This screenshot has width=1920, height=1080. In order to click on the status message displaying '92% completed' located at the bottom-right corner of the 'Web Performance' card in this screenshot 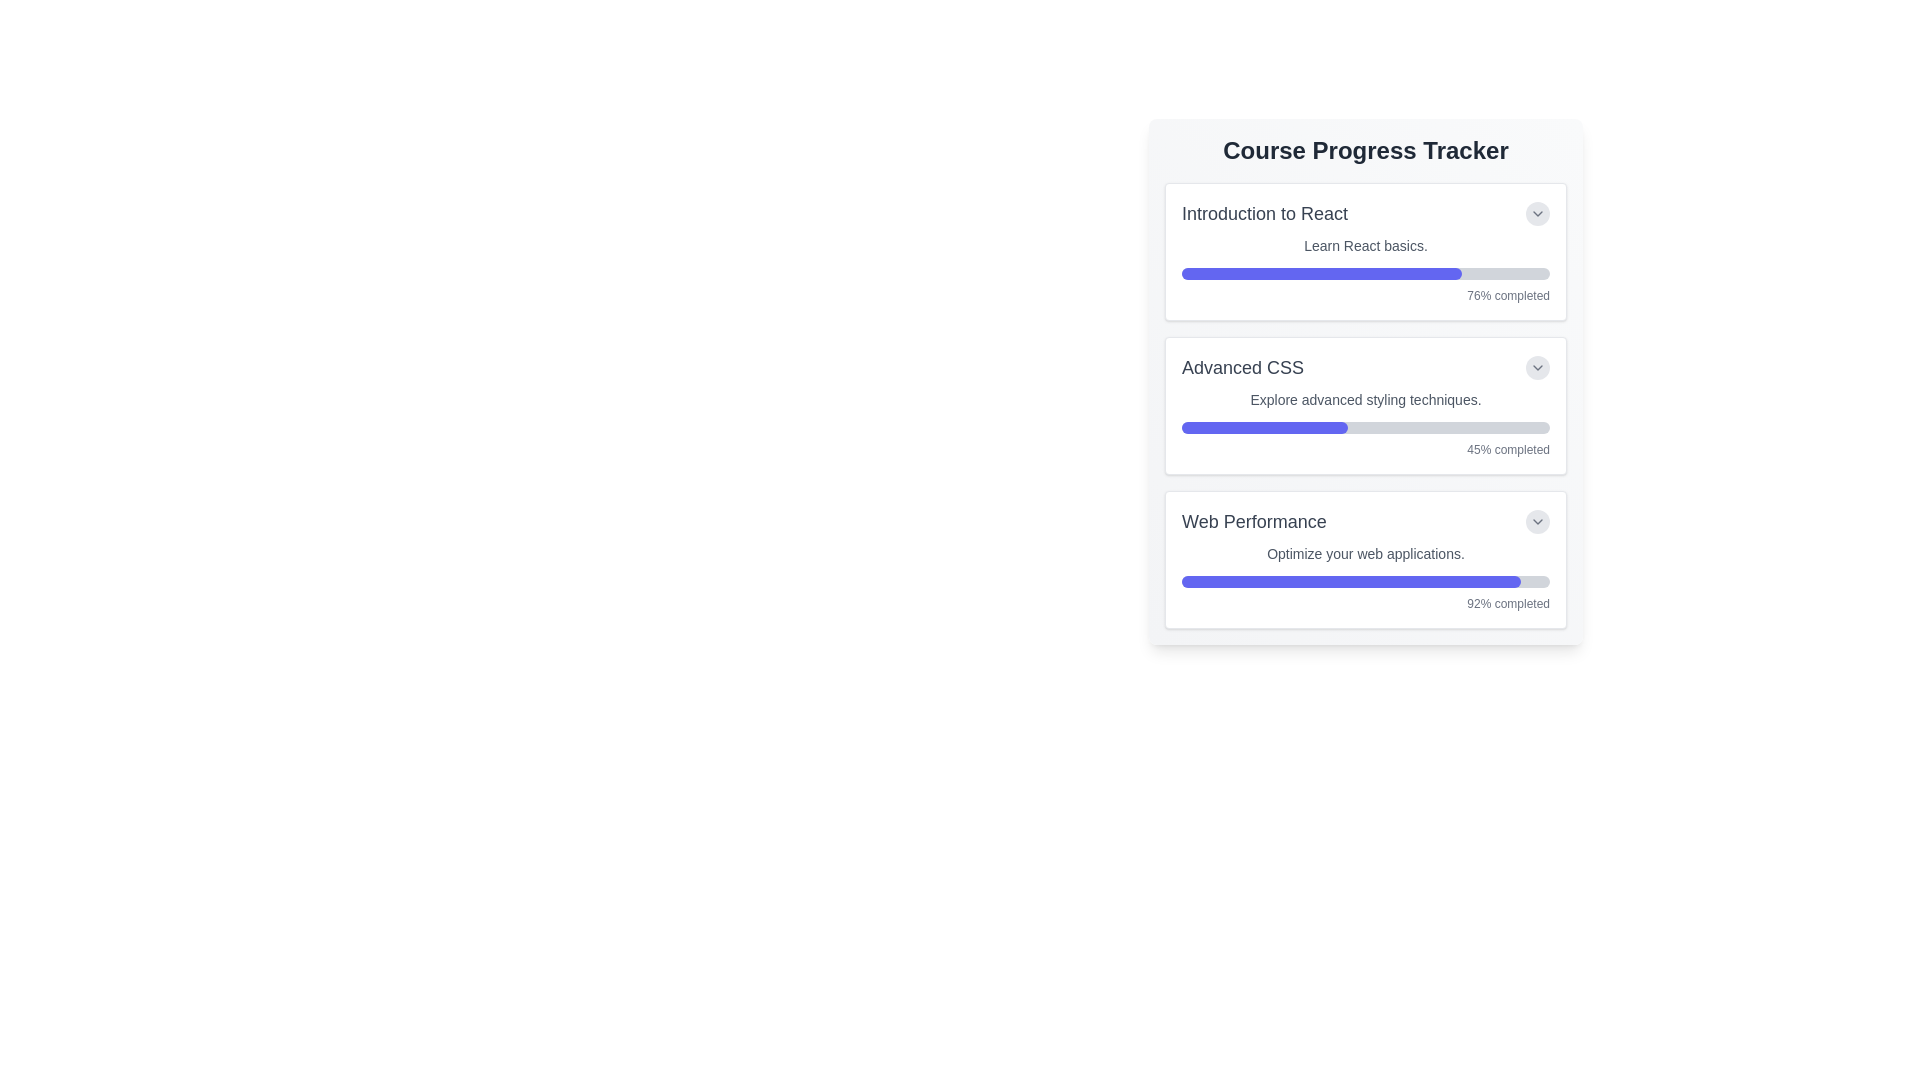, I will do `click(1365, 603)`.